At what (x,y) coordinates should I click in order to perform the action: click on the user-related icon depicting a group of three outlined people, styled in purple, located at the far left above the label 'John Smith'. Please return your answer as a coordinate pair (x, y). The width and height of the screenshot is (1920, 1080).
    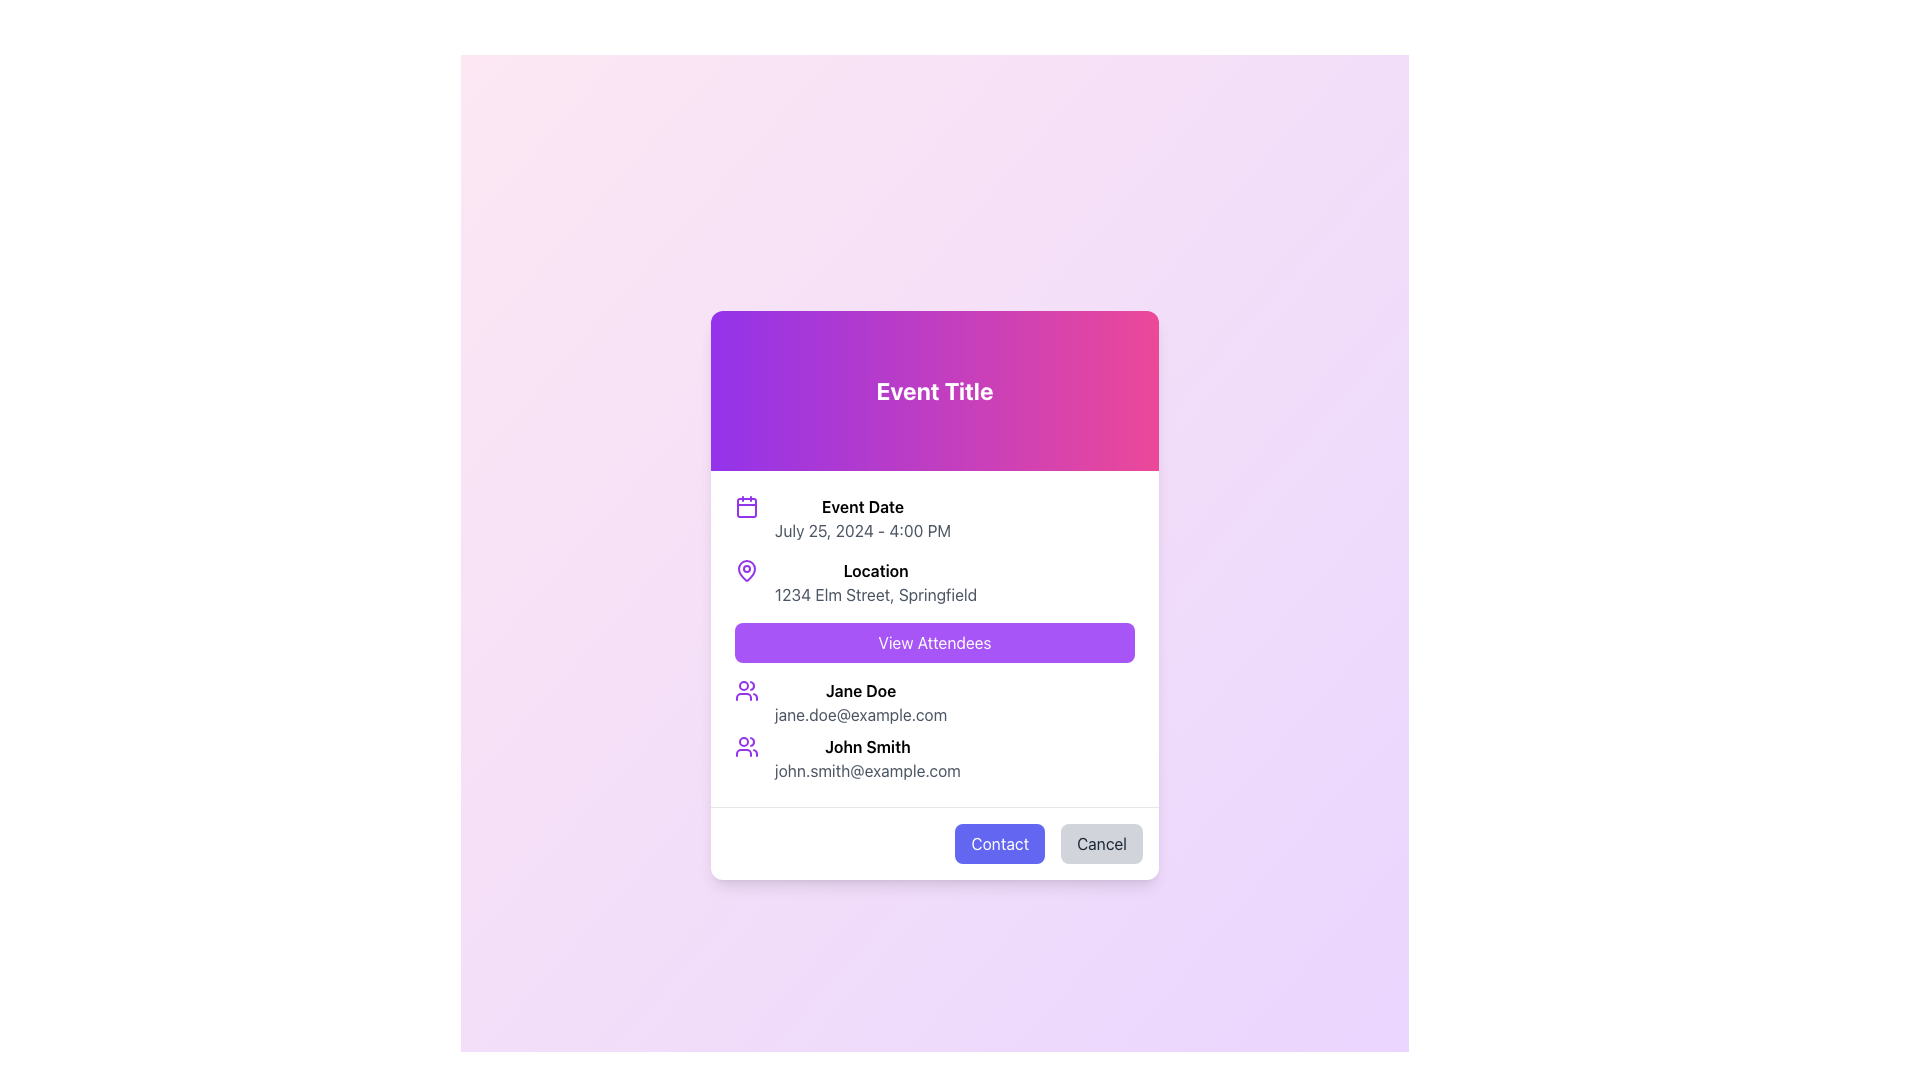
    Looking at the image, I should click on (746, 745).